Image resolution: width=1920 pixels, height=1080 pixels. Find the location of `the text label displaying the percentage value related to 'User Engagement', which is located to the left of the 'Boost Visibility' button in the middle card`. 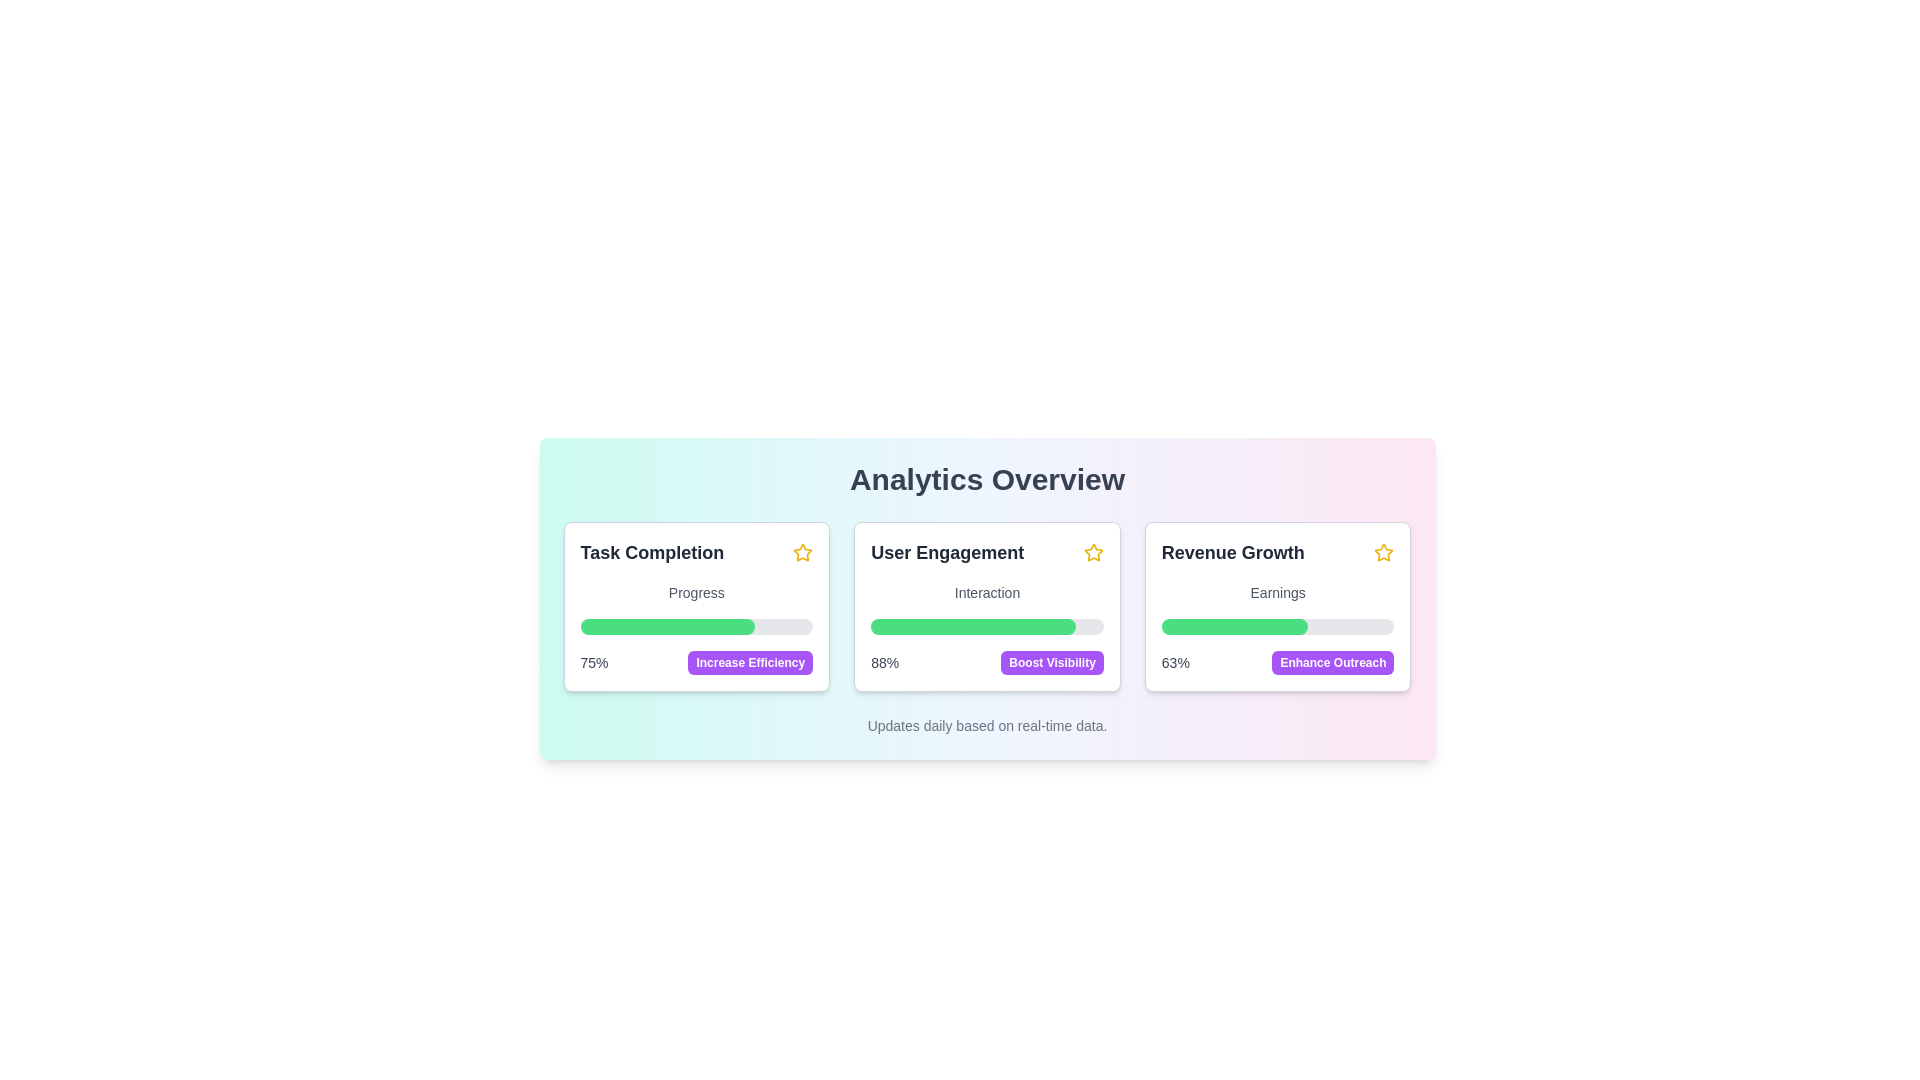

the text label displaying the percentage value related to 'User Engagement', which is located to the left of the 'Boost Visibility' button in the middle card is located at coordinates (884, 663).